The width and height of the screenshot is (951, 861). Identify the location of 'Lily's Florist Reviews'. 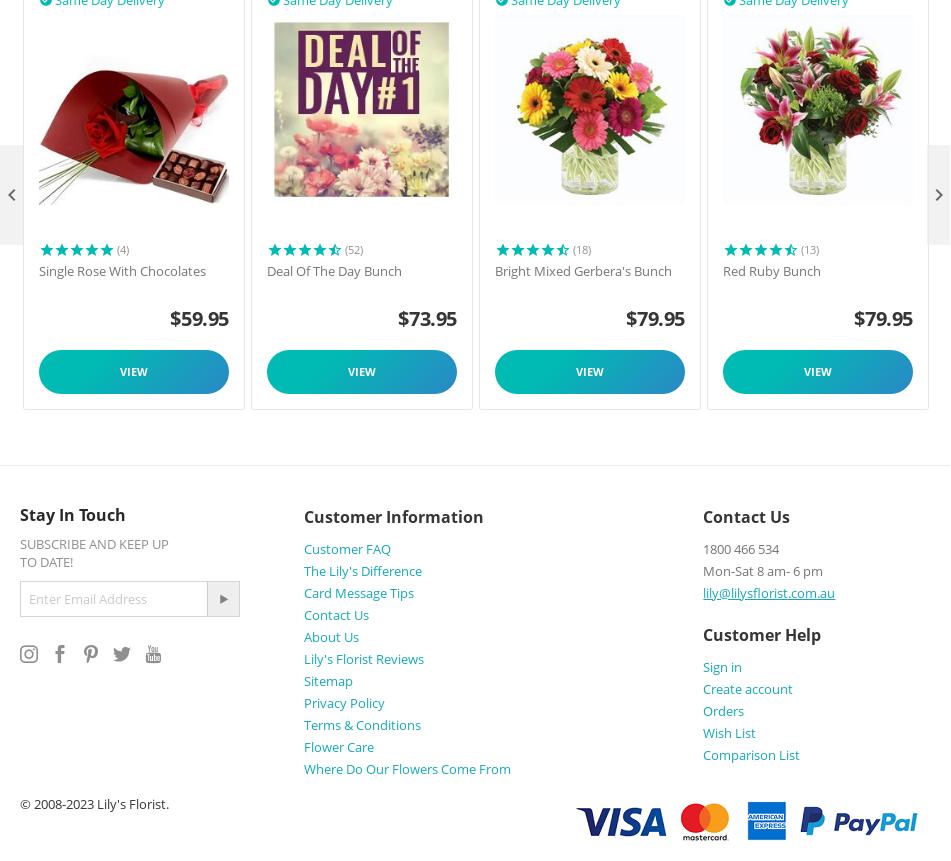
(362, 657).